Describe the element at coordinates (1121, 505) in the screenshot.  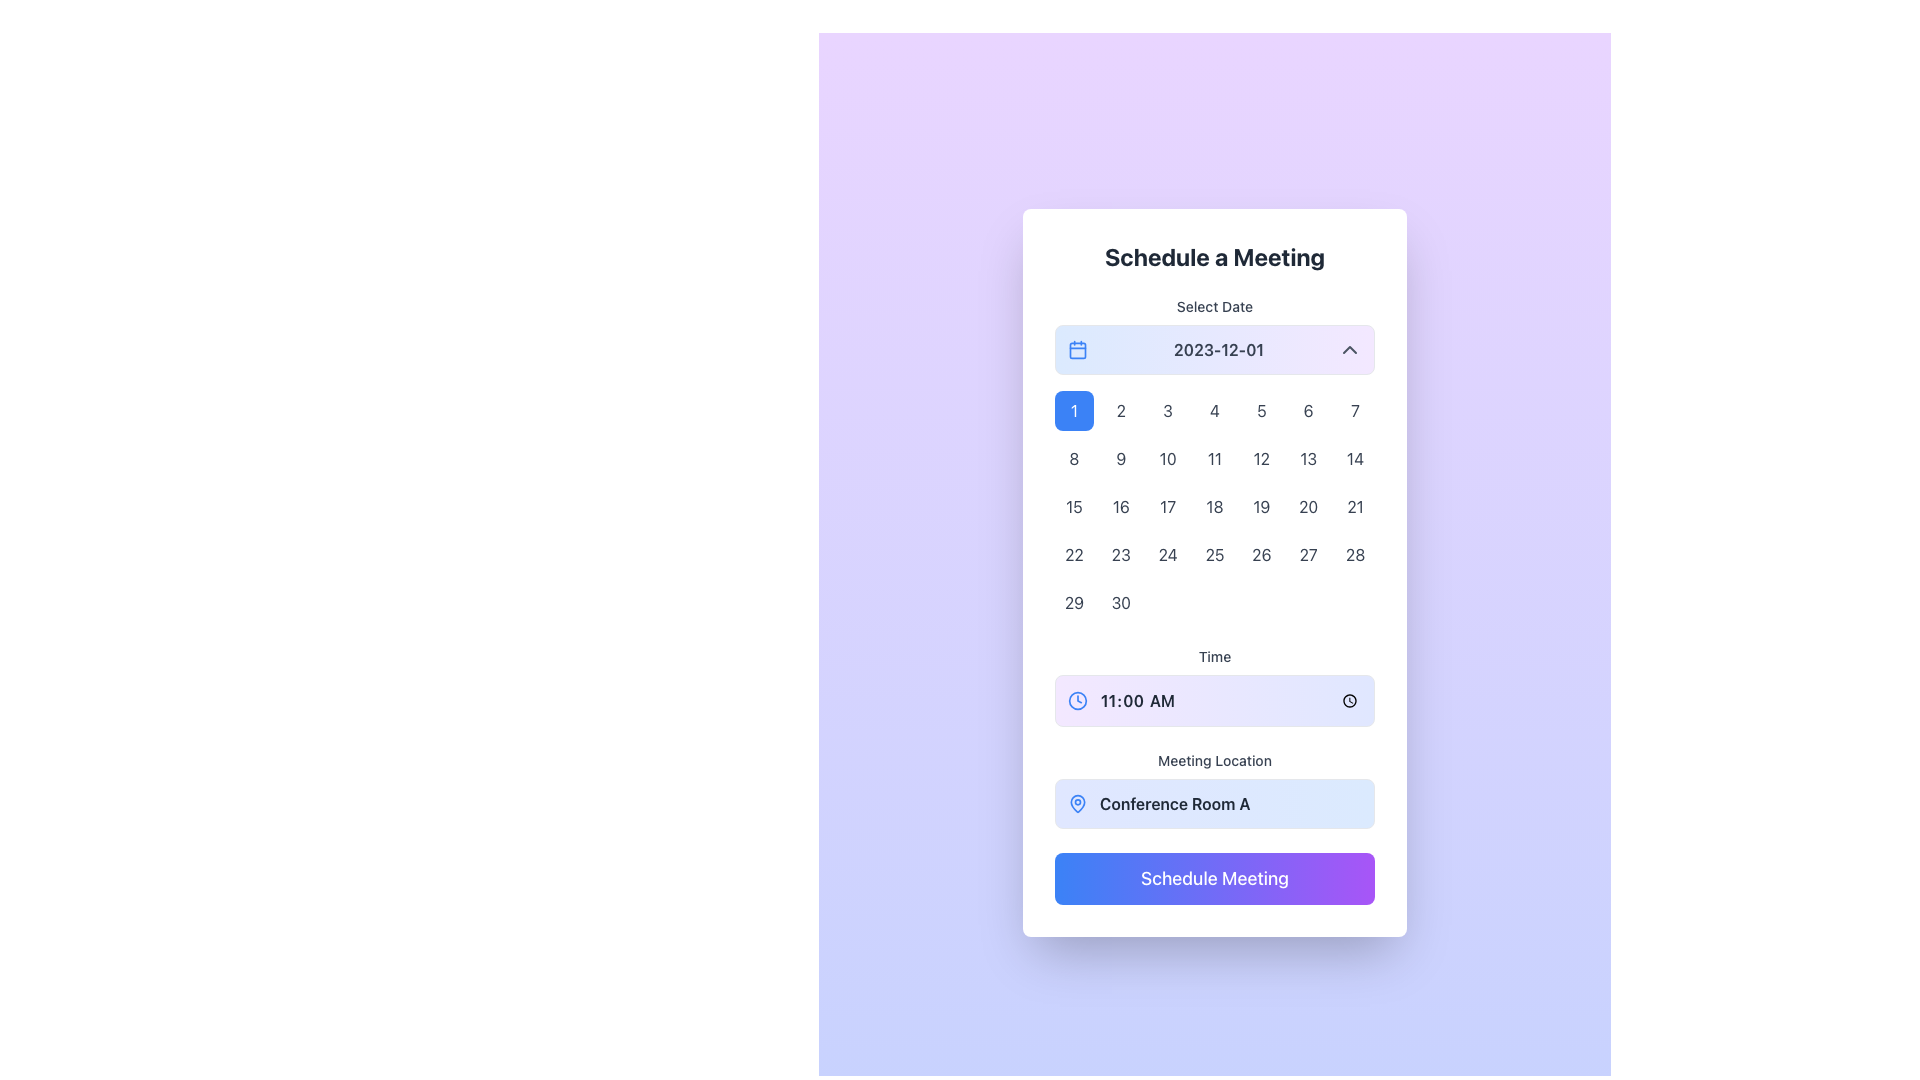
I see `the button displaying the number '16' in the calendar layout` at that location.